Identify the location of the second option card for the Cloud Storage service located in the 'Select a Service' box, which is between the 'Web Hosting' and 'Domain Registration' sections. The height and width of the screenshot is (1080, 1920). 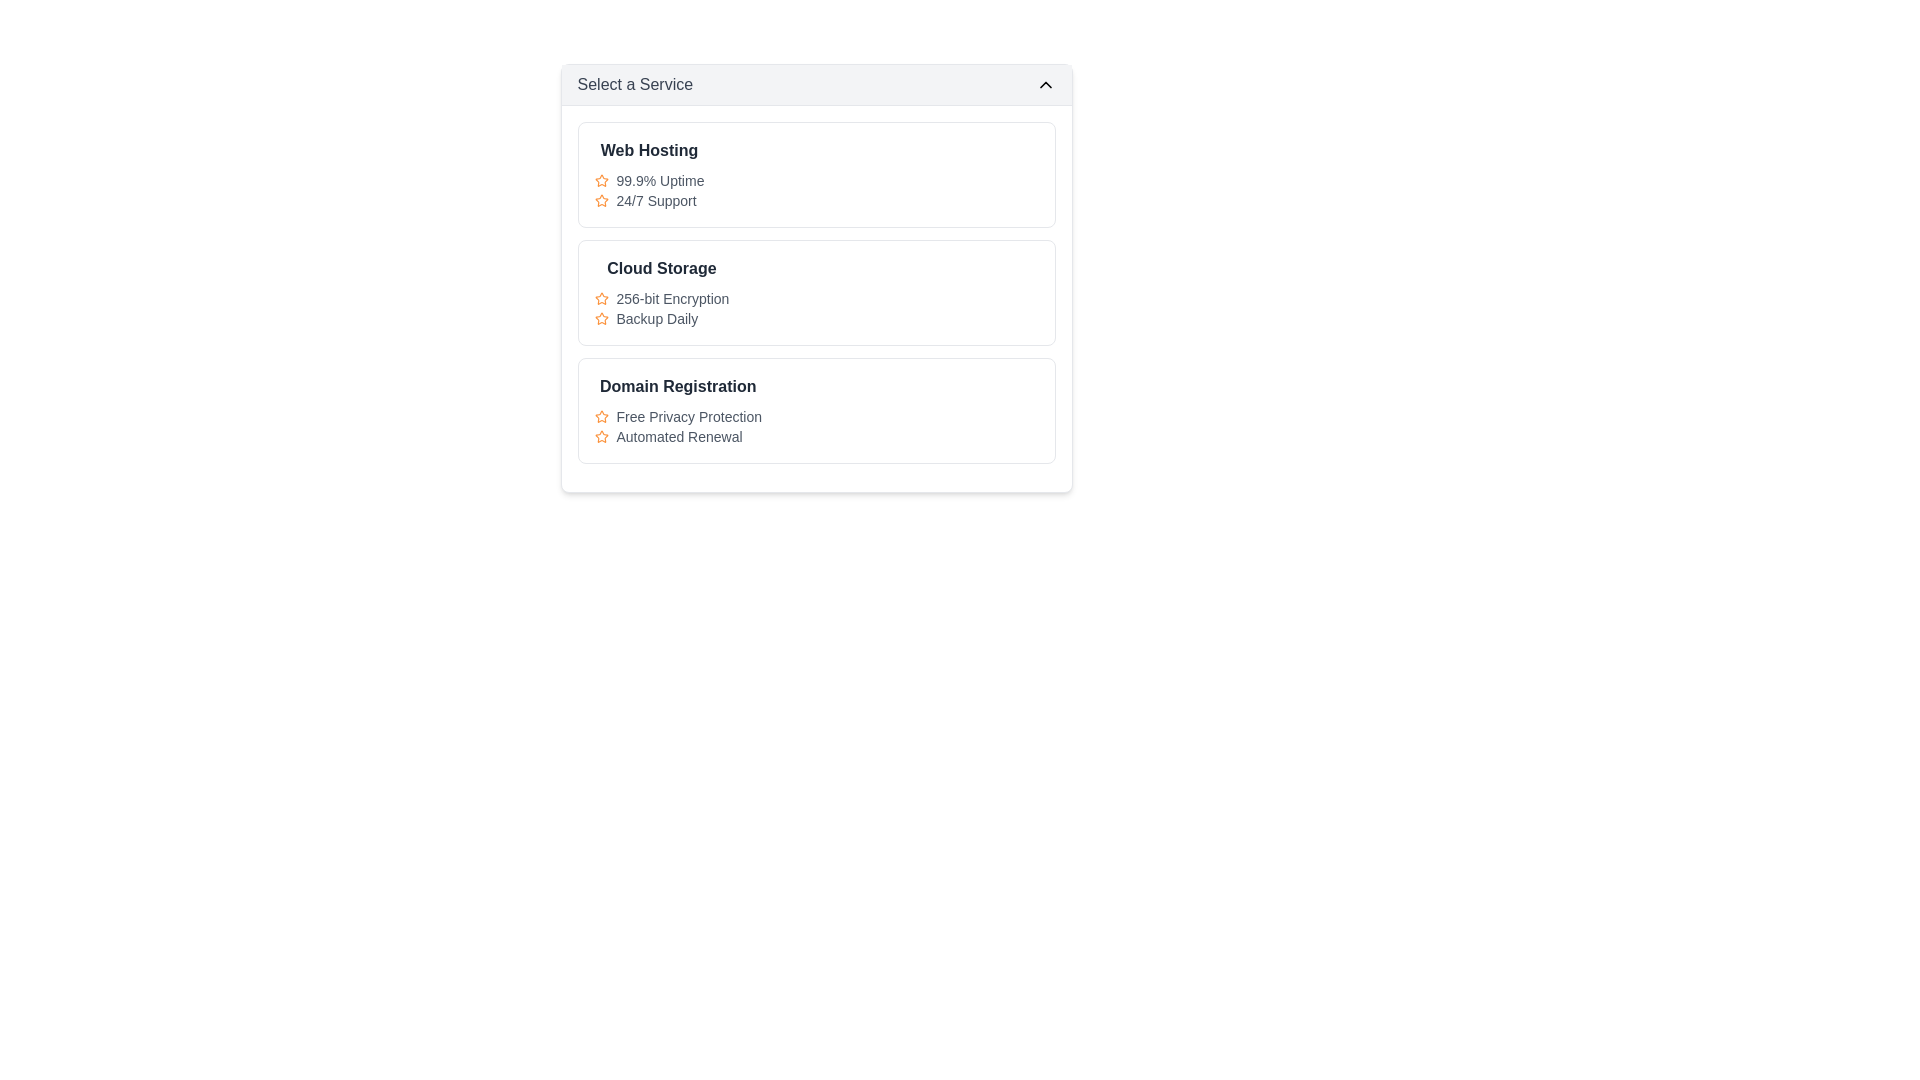
(816, 293).